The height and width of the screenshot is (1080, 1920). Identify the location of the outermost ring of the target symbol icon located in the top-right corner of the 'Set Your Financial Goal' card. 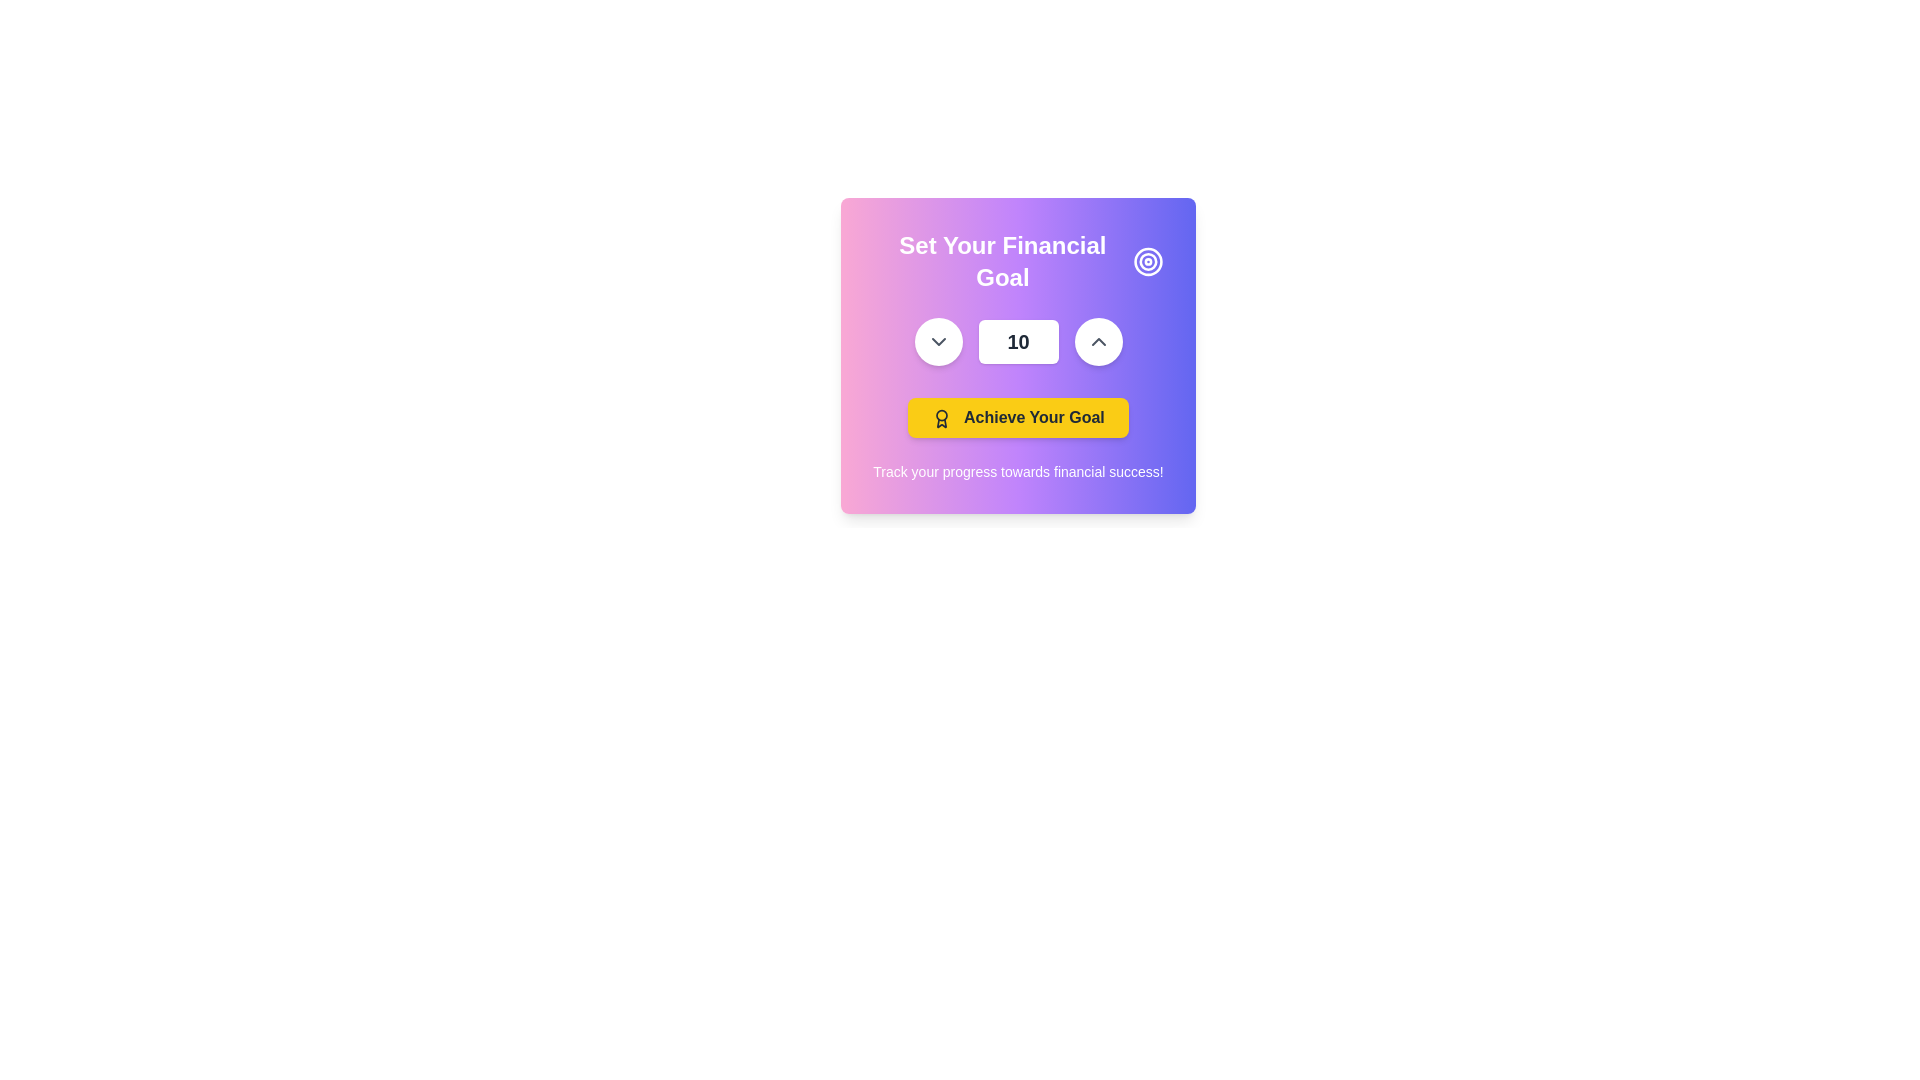
(1148, 261).